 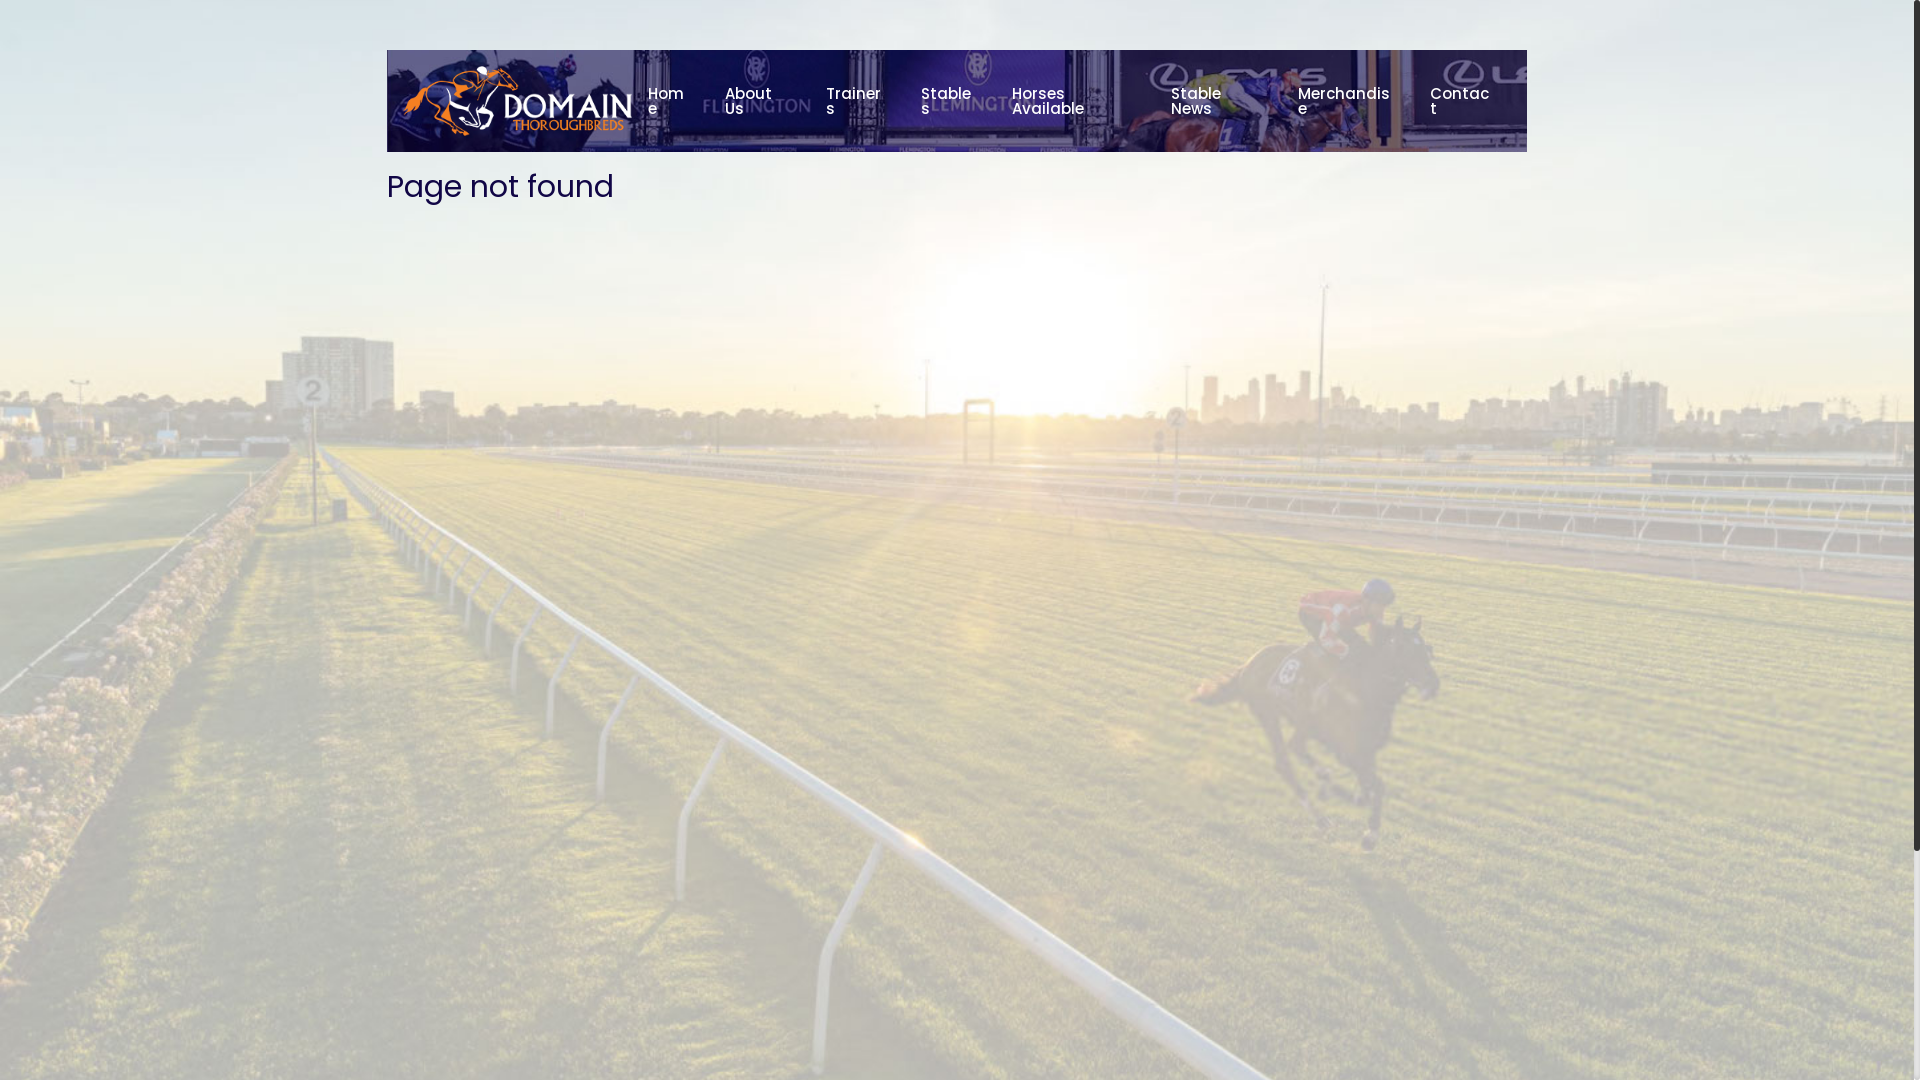 I want to click on 'Stables', so click(x=949, y=100).